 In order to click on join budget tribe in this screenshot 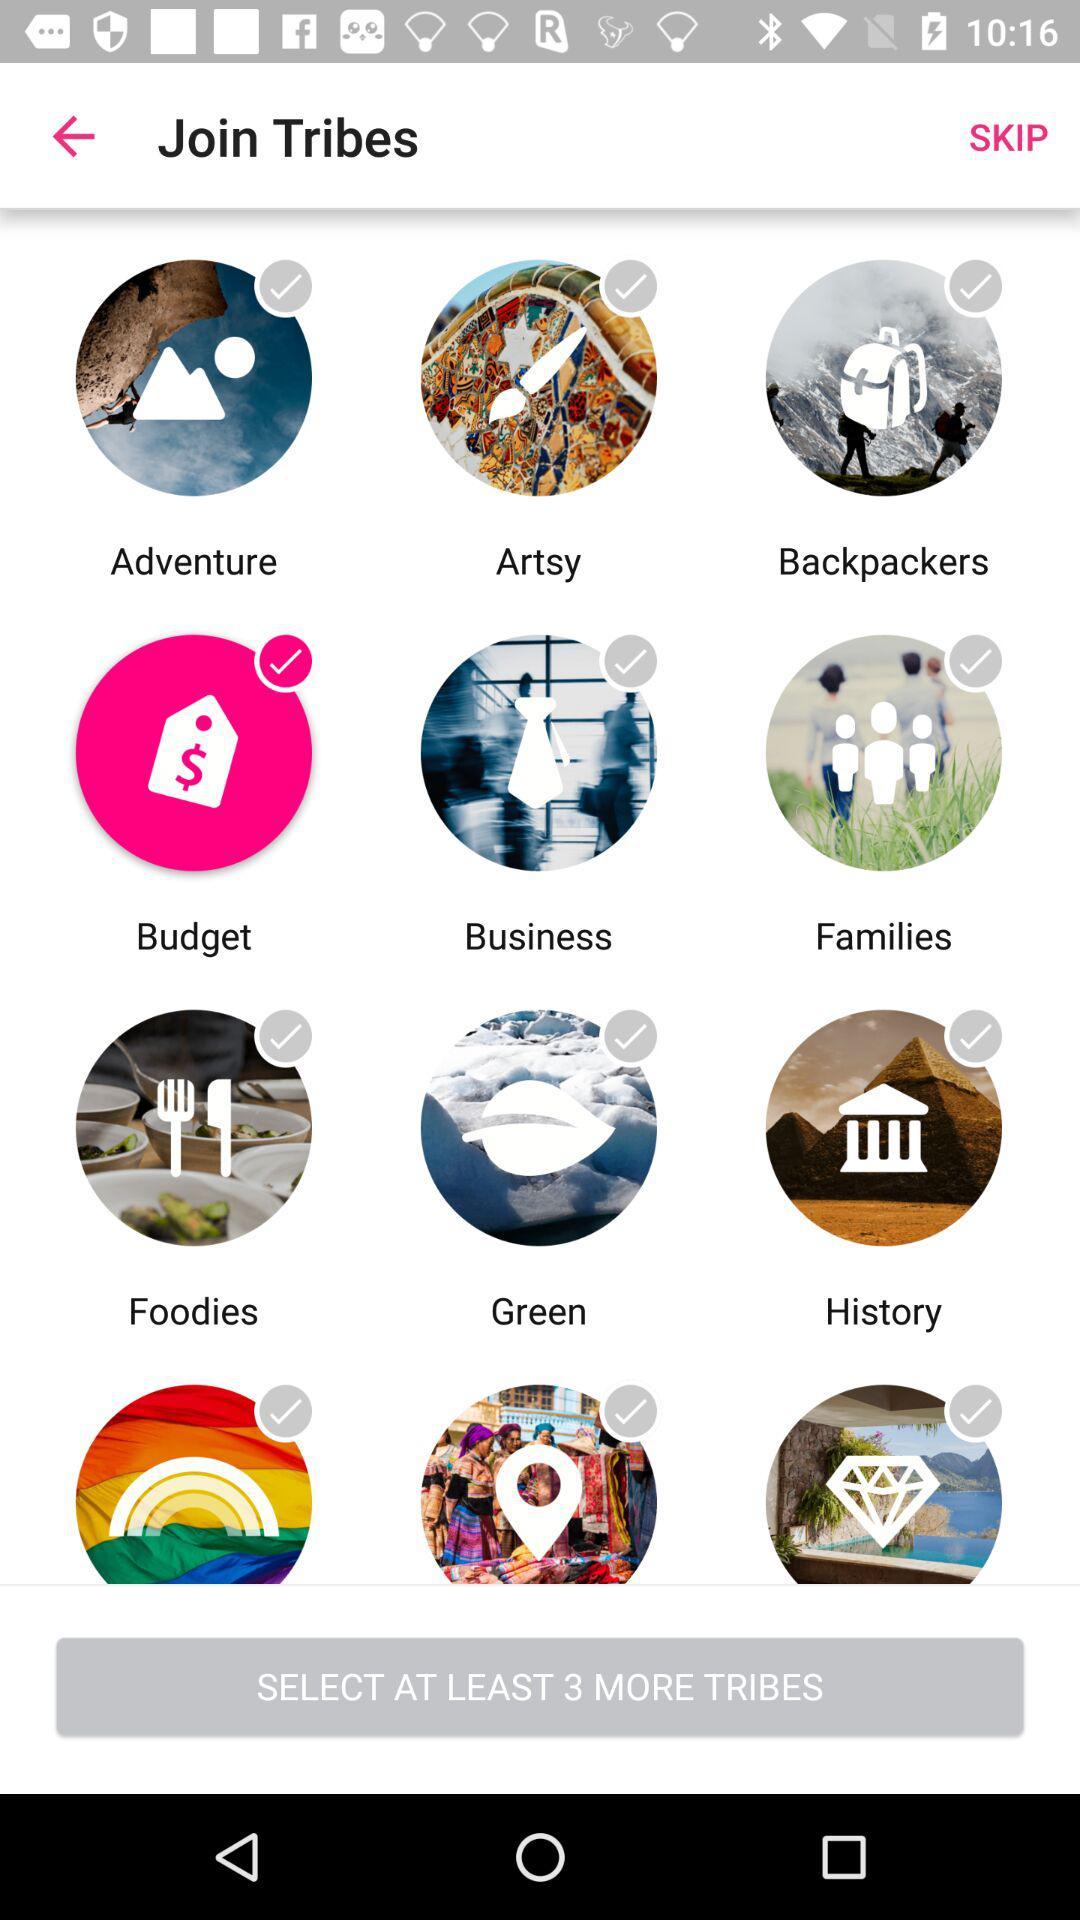, I will do `click(193, 746)`.